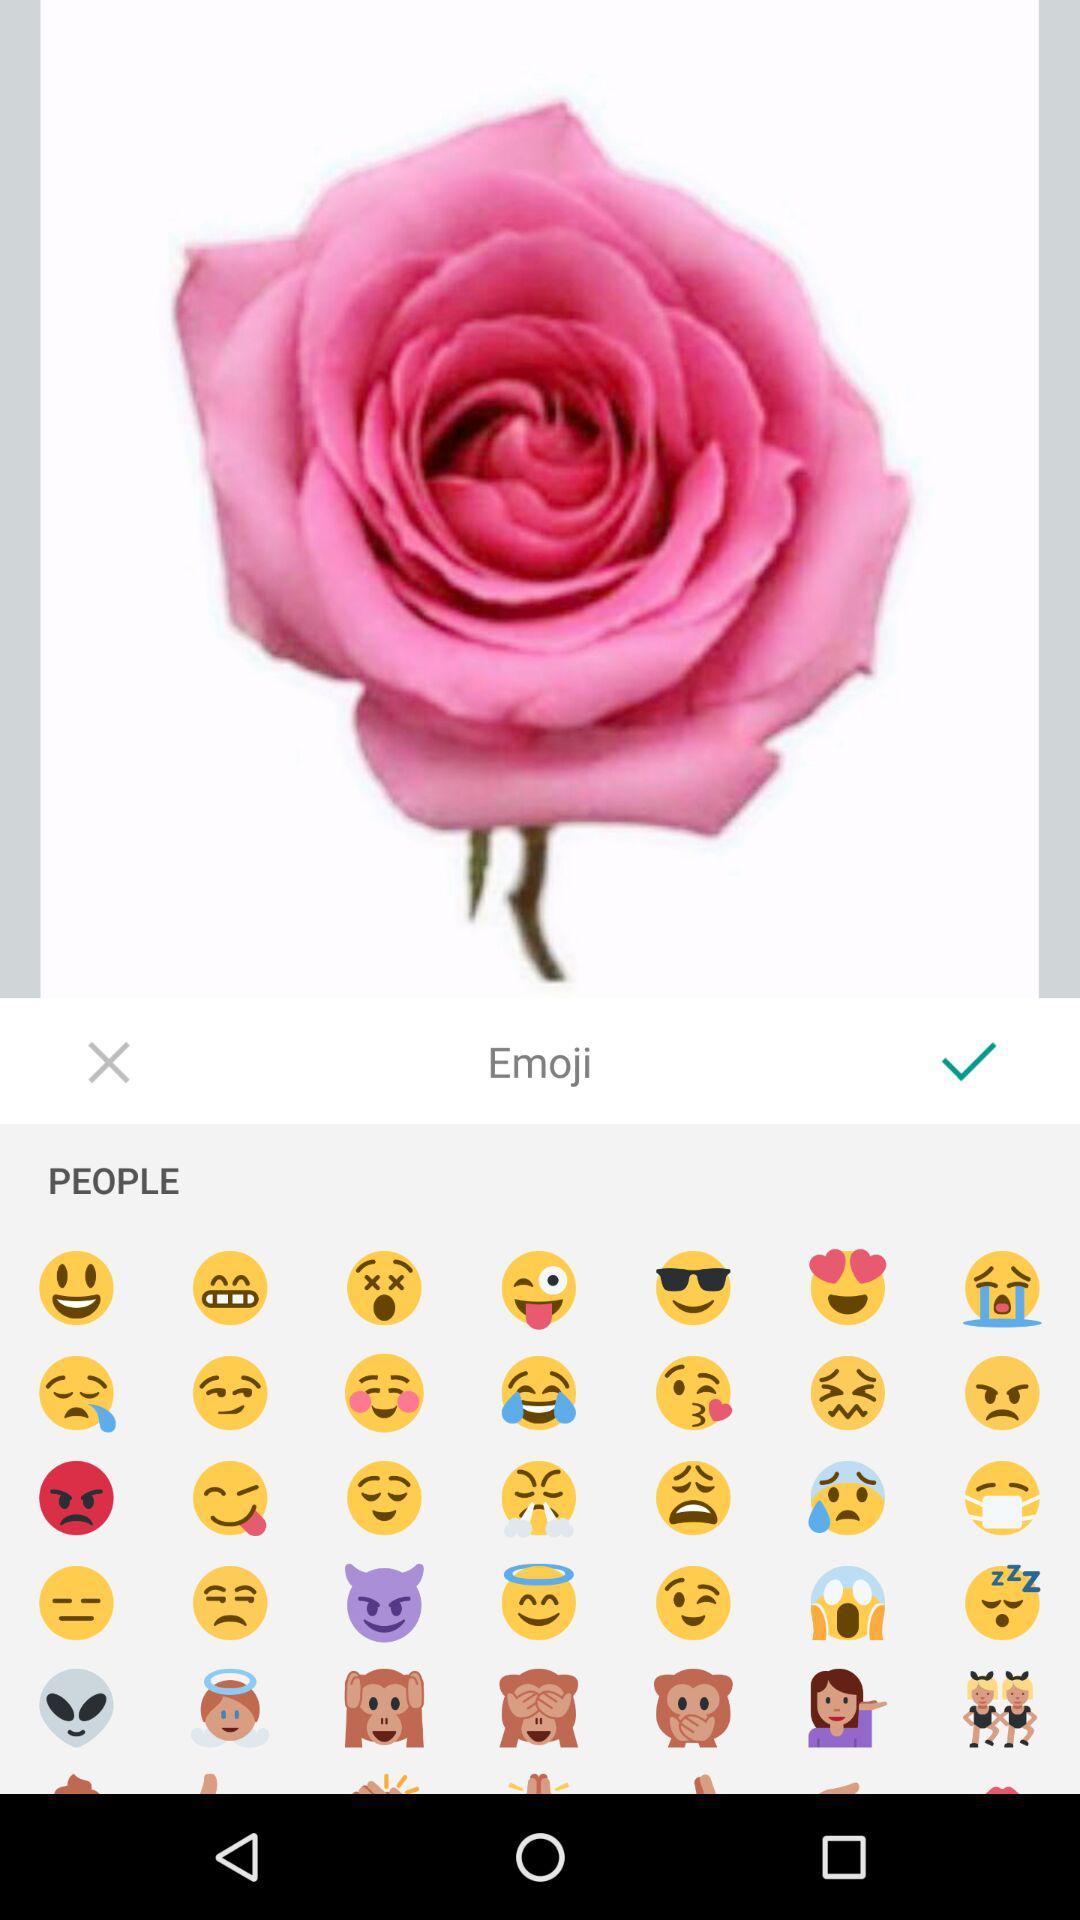 This screenshot has width=1080, height=1920. What do you see at coordinates (538, 1603) in the screenshot?
I see `emoji` at bounding box center [538, 1603].